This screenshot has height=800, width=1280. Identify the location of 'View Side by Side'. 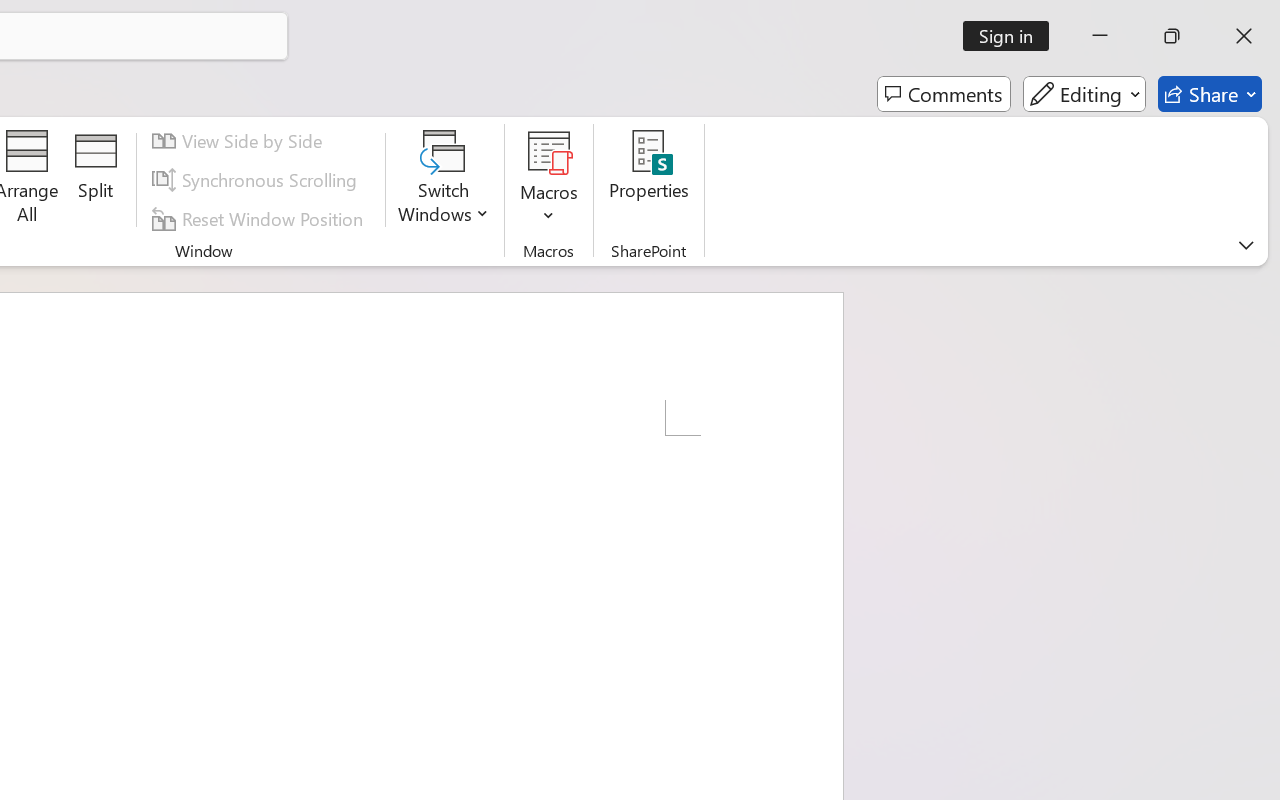
(240, 141).